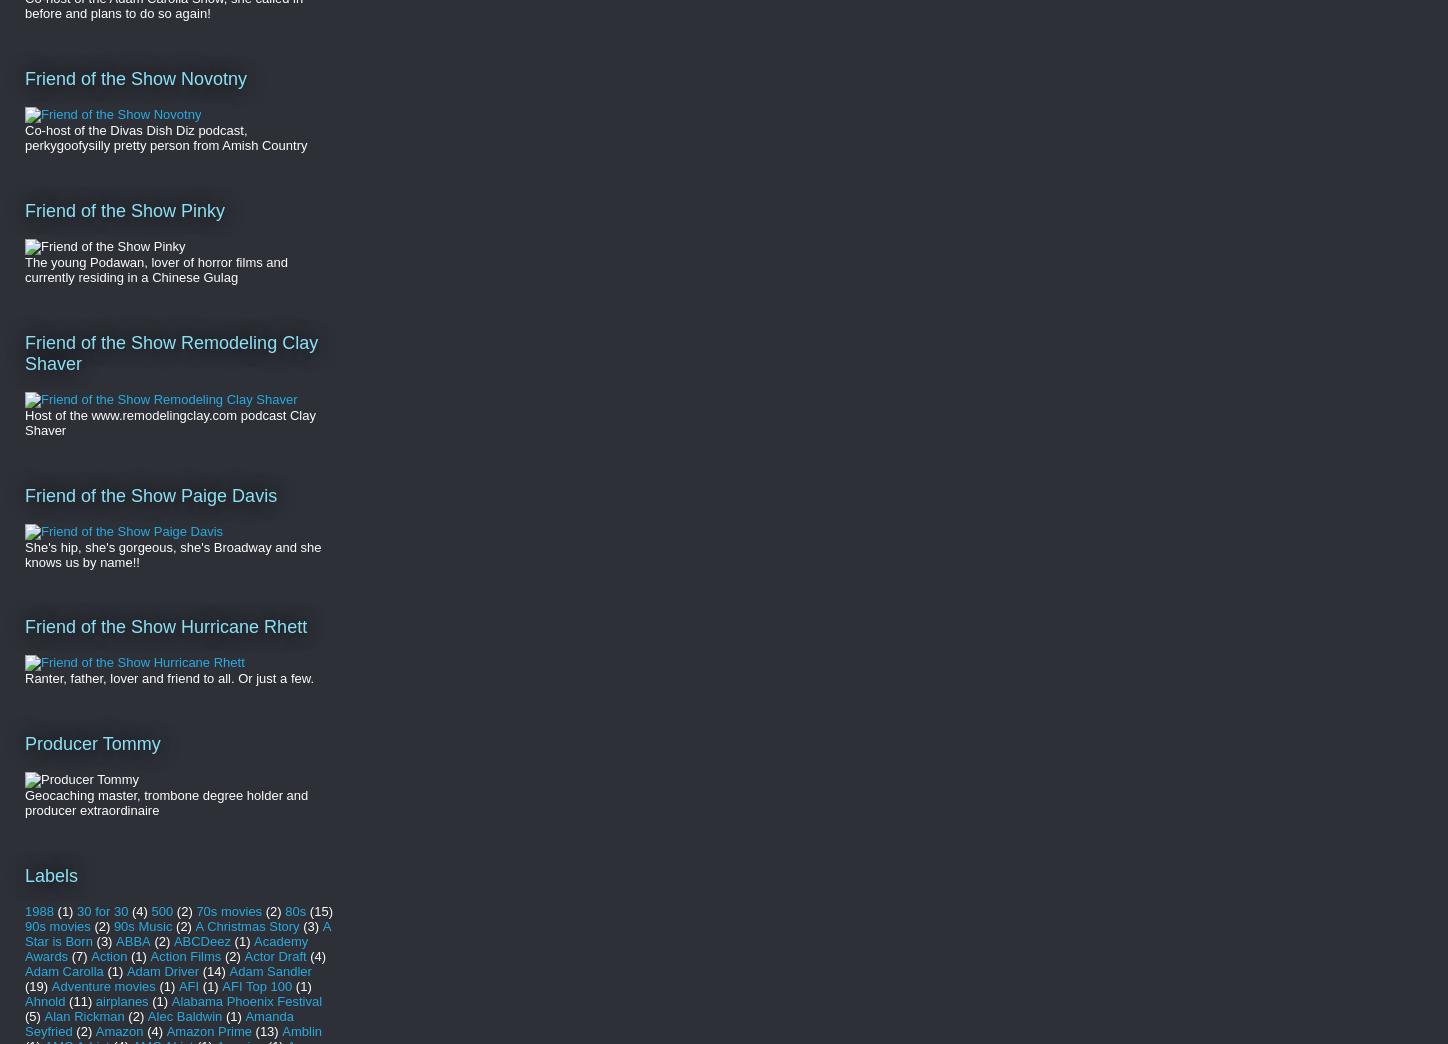 The height and width of the screenshot is (1044, 1448). What do you see at coordinates (170, 352) in the screenshot?
I see `'Friend of the Show Remodeling Clay Shaver'` at bounding box center [170, 352].